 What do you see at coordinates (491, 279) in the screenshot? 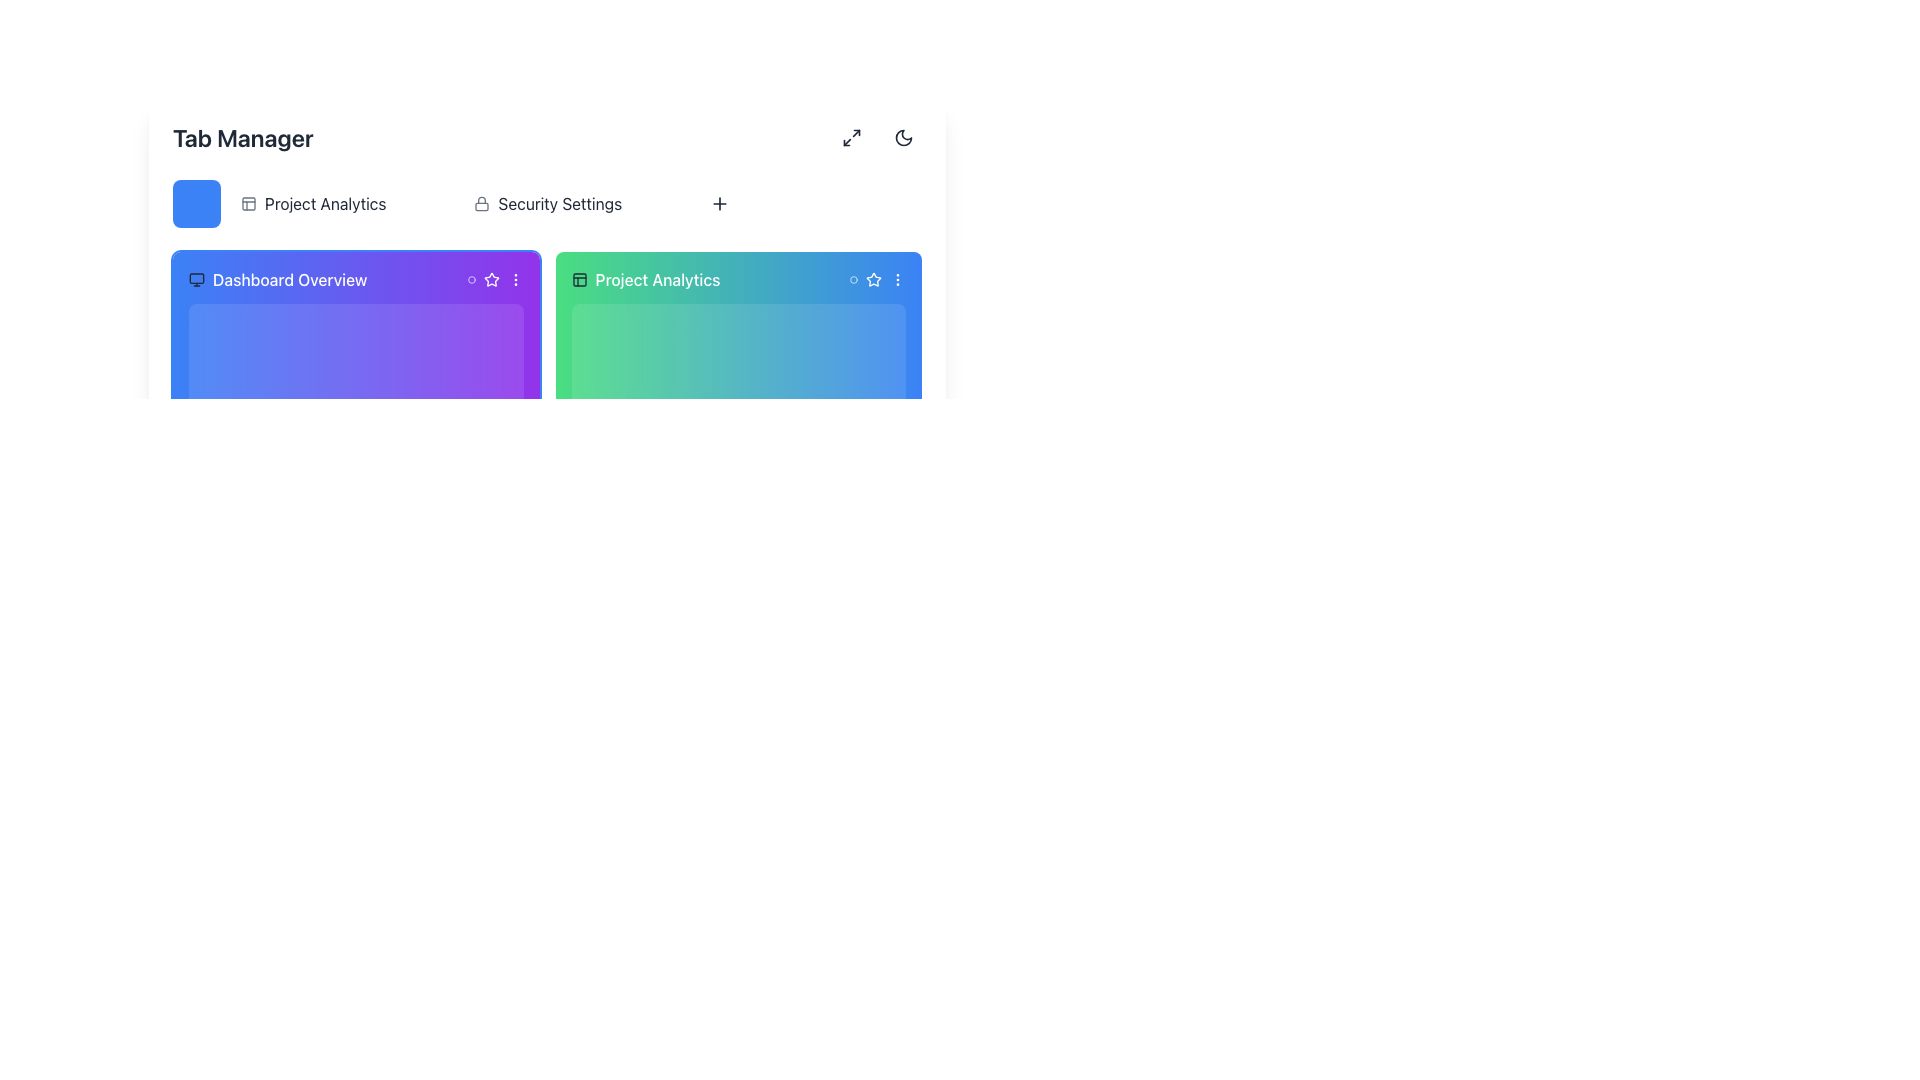
I see `the star icon located in the top-right area of the 'Project Analytics' card` at bounding box center [491, 279].